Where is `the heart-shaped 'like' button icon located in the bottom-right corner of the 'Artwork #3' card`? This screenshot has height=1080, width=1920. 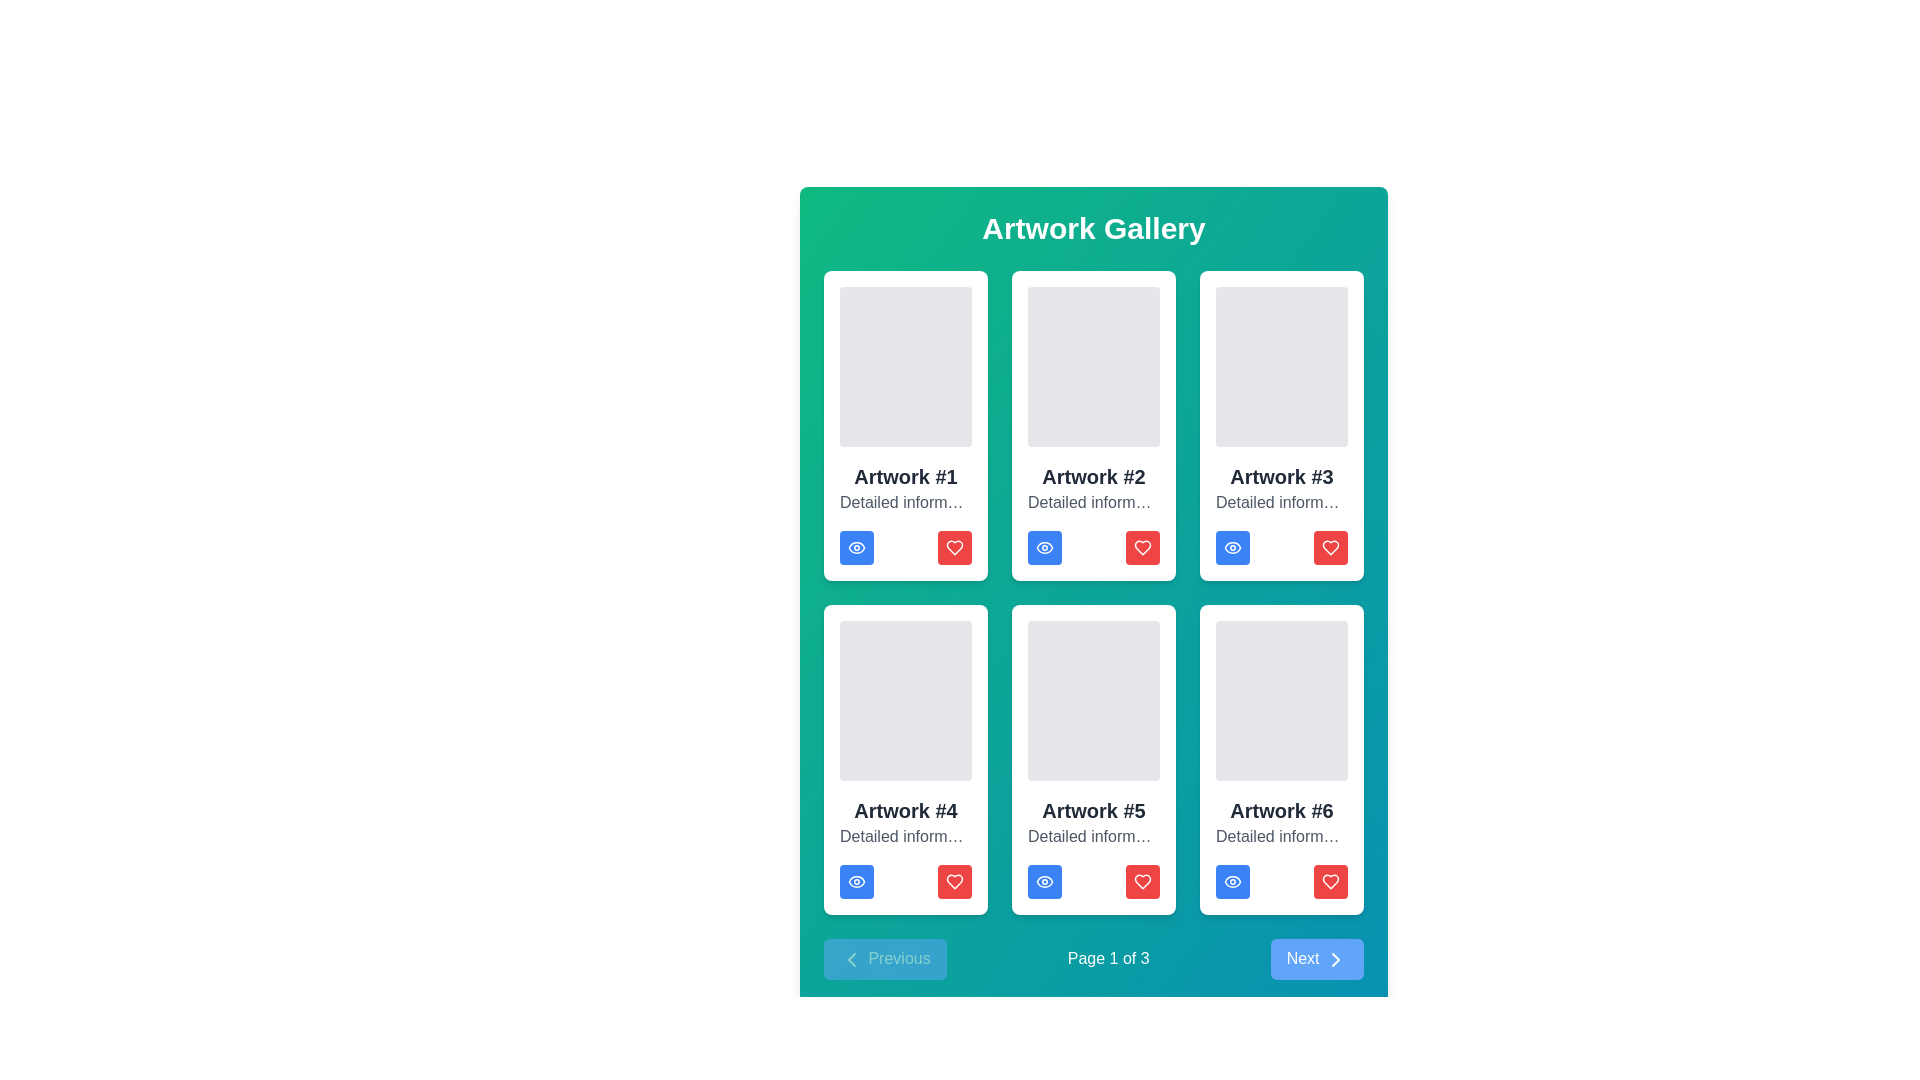 the heart-shaped 'like' button icon located in the bottom-right corner of the 'Artwork #3' card is located at coordinates (1330, 547).